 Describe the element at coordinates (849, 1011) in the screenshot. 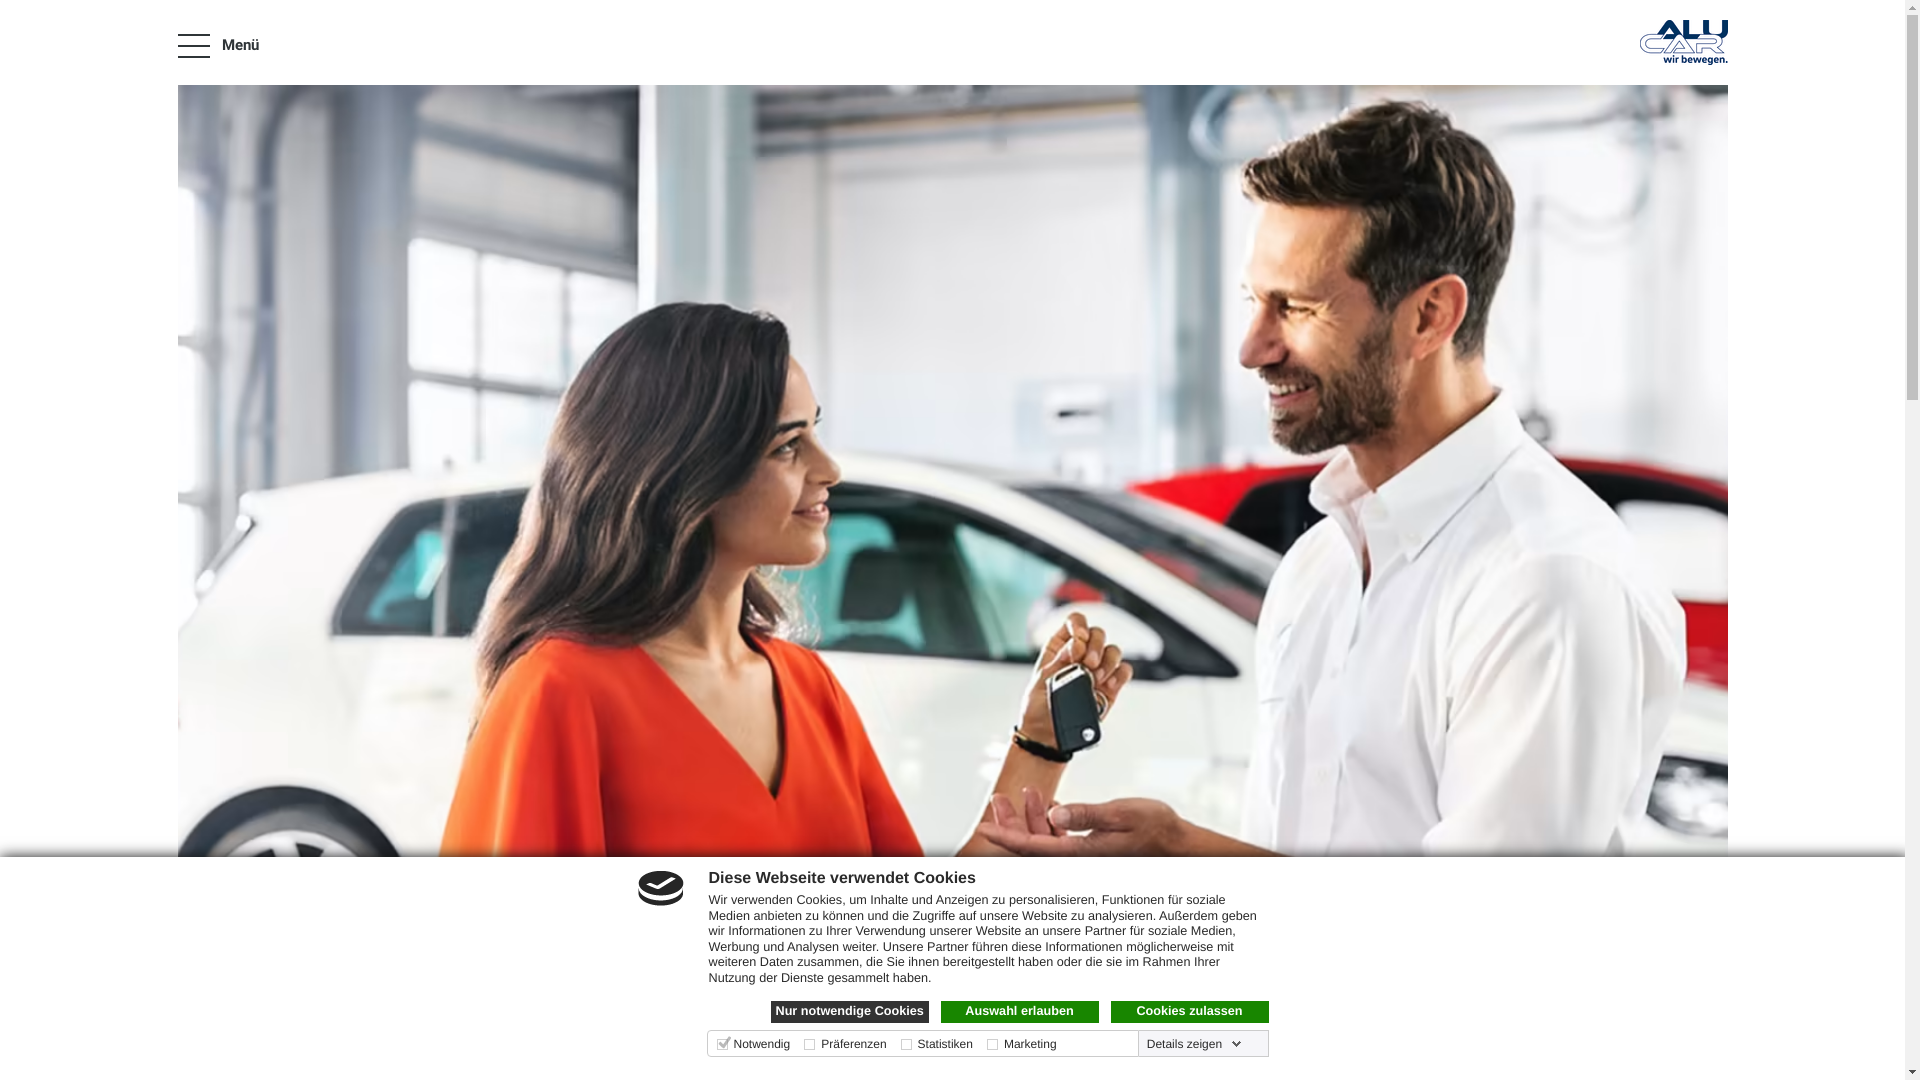

I see `'Nur notwendige Cookies'` at that location.